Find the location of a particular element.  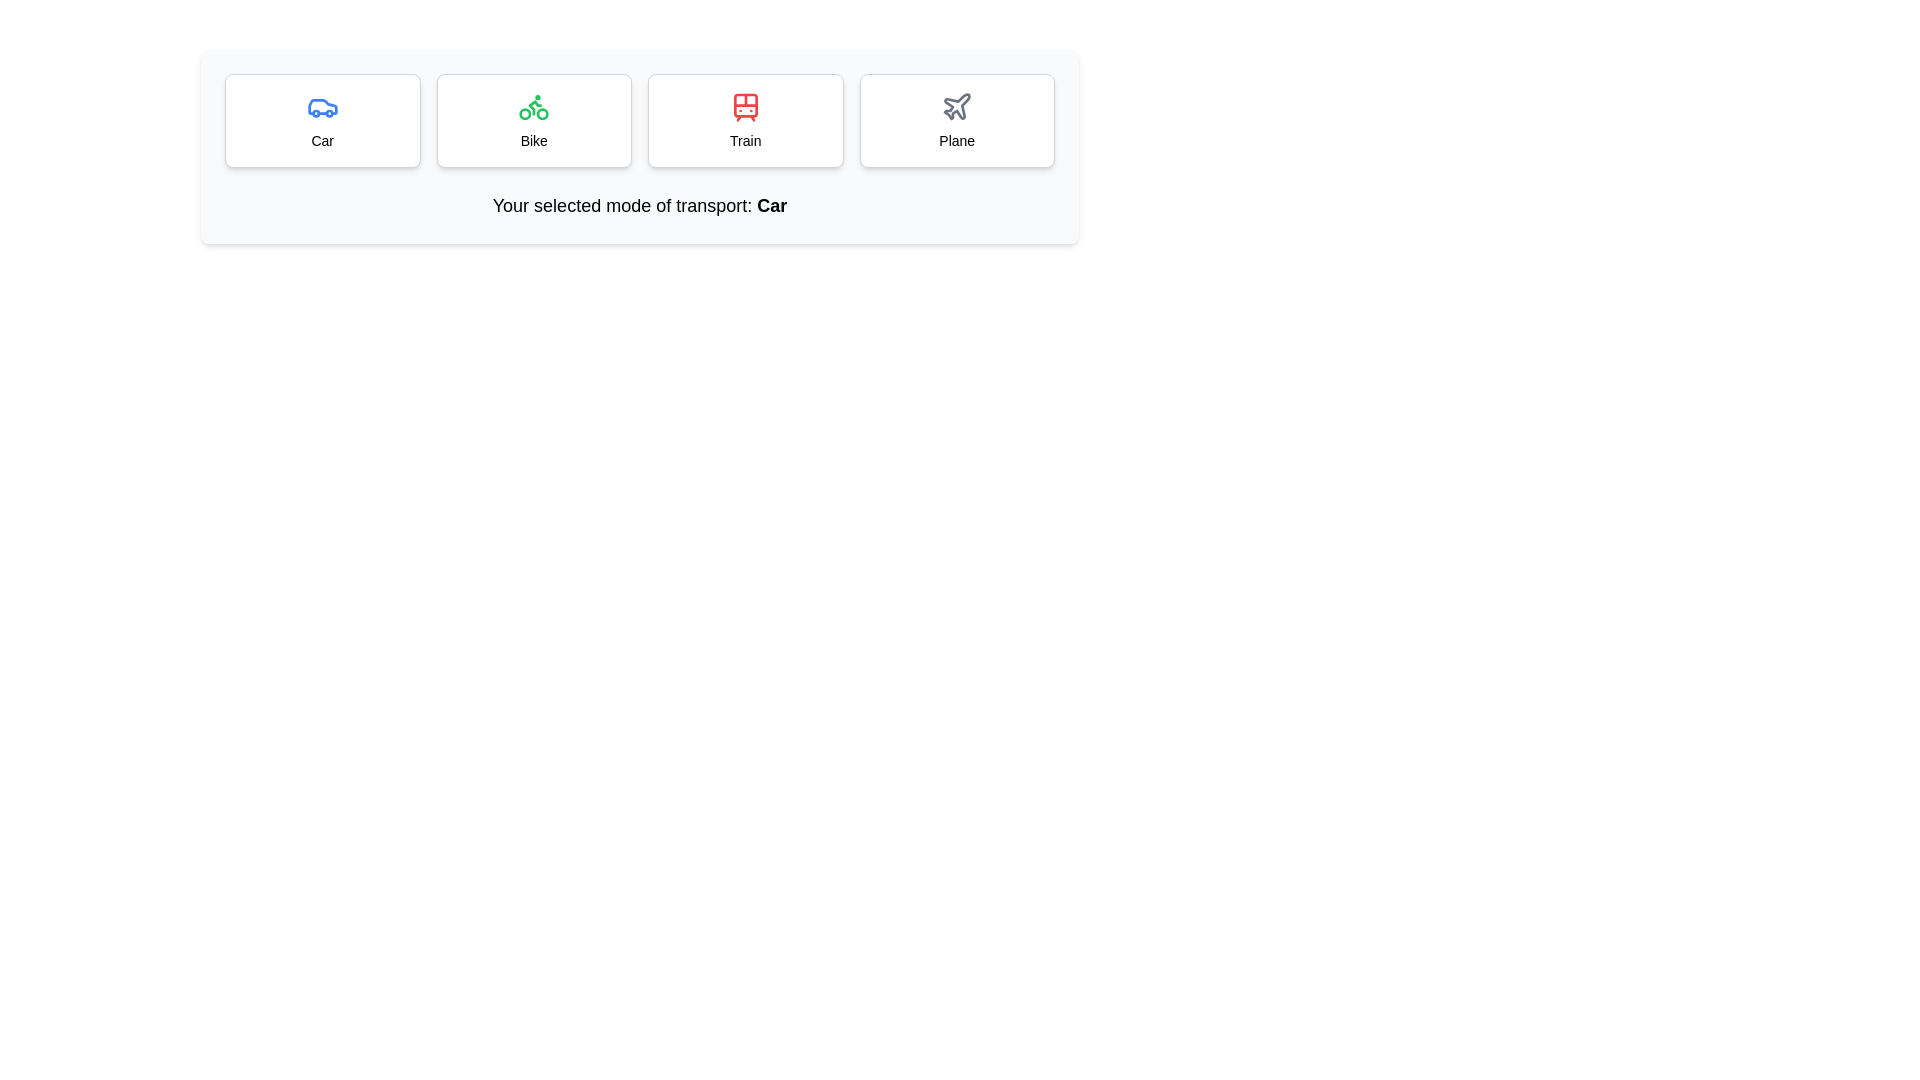

the car icon representing the 'Car' choice in the transport mode selection mechanism is located at coordinates (322, 107).